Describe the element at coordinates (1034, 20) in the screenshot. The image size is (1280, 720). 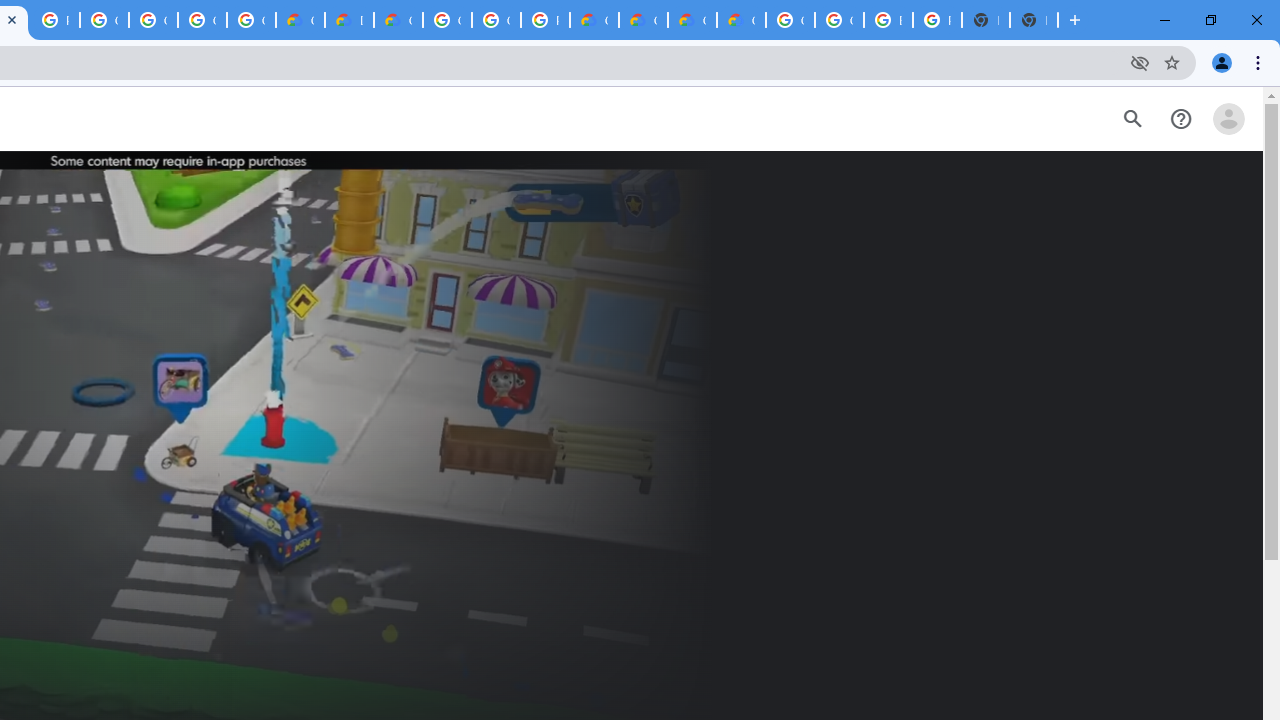
I see `'New Tab'` at that location.